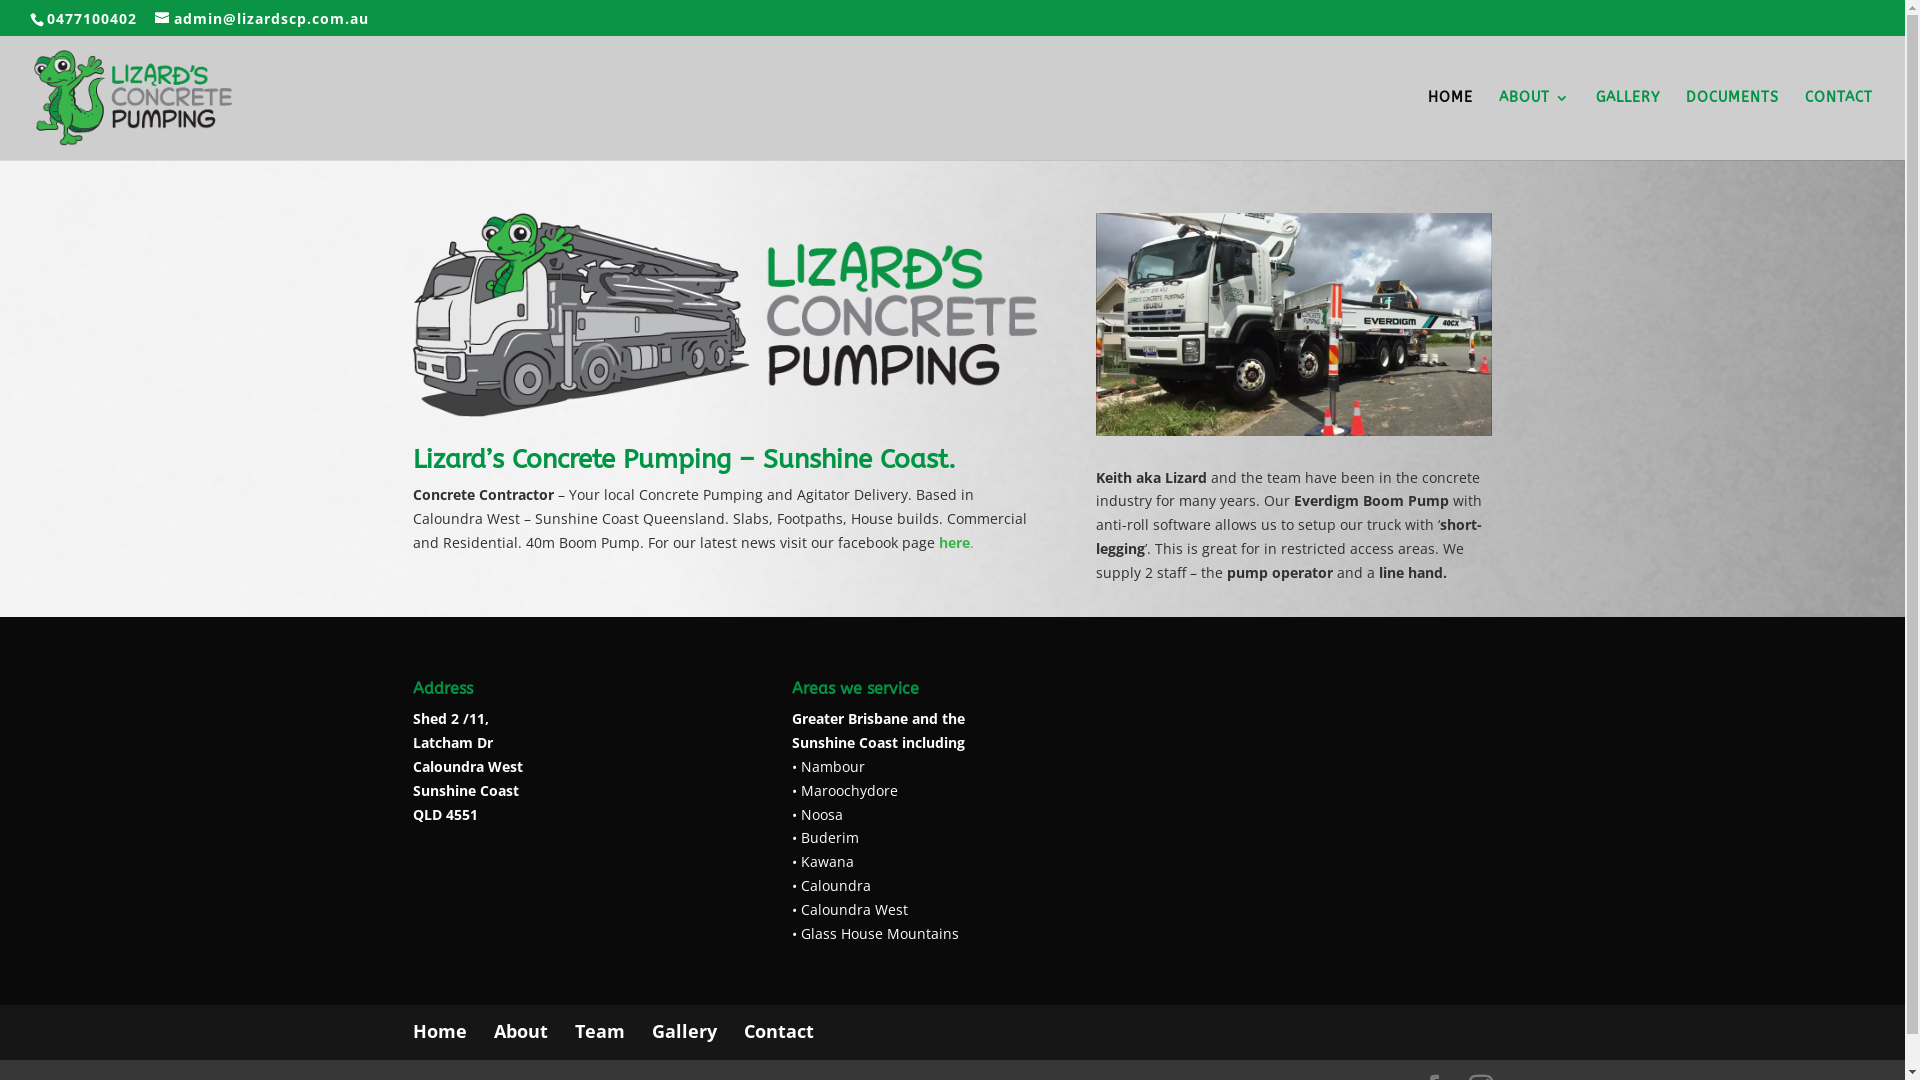 This screenshot has height=1080, width=1920. Describe the element at coordinates (1838, 125) in the screenshot. I see `'CONTACT'` at that location.